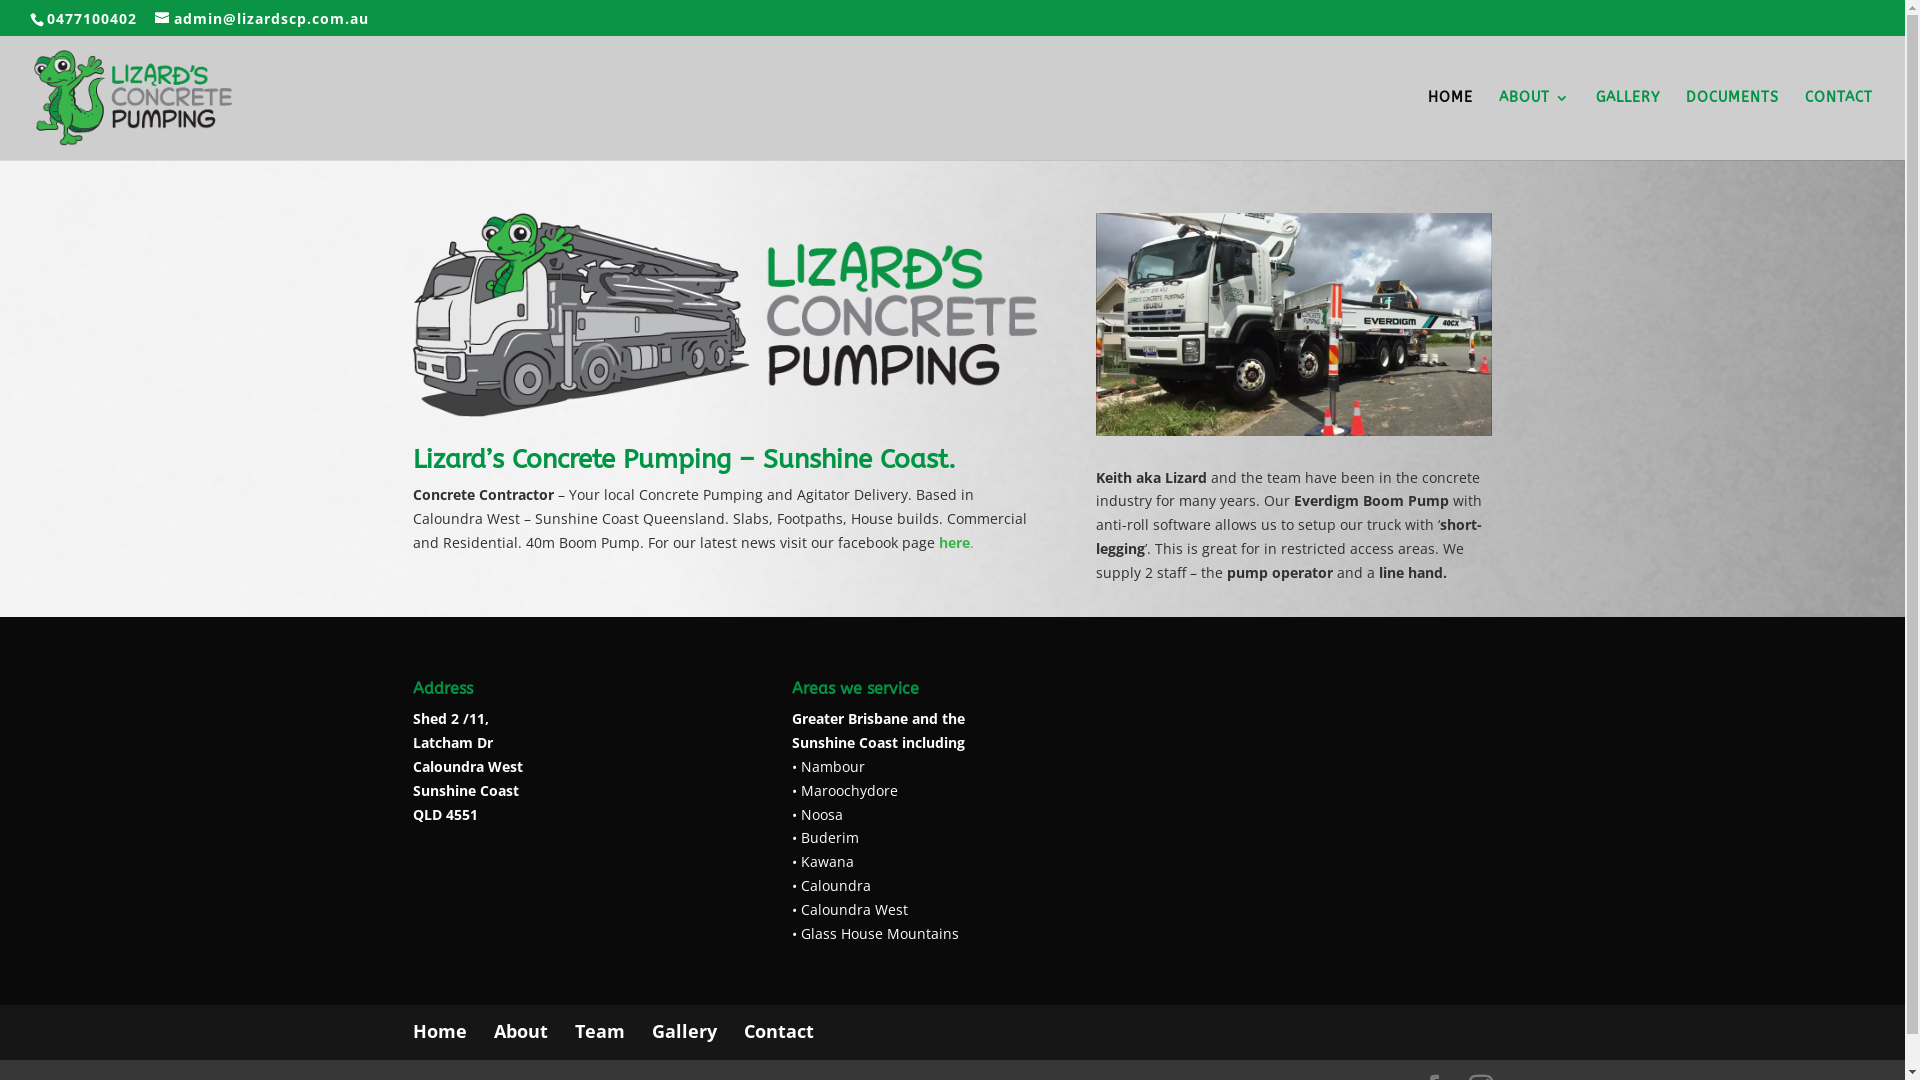 This screenshot has height=1080, width=1920. Describe the element at coordinates (1838, 125) in the screenshot. I see `'CONTACT'` at that location.